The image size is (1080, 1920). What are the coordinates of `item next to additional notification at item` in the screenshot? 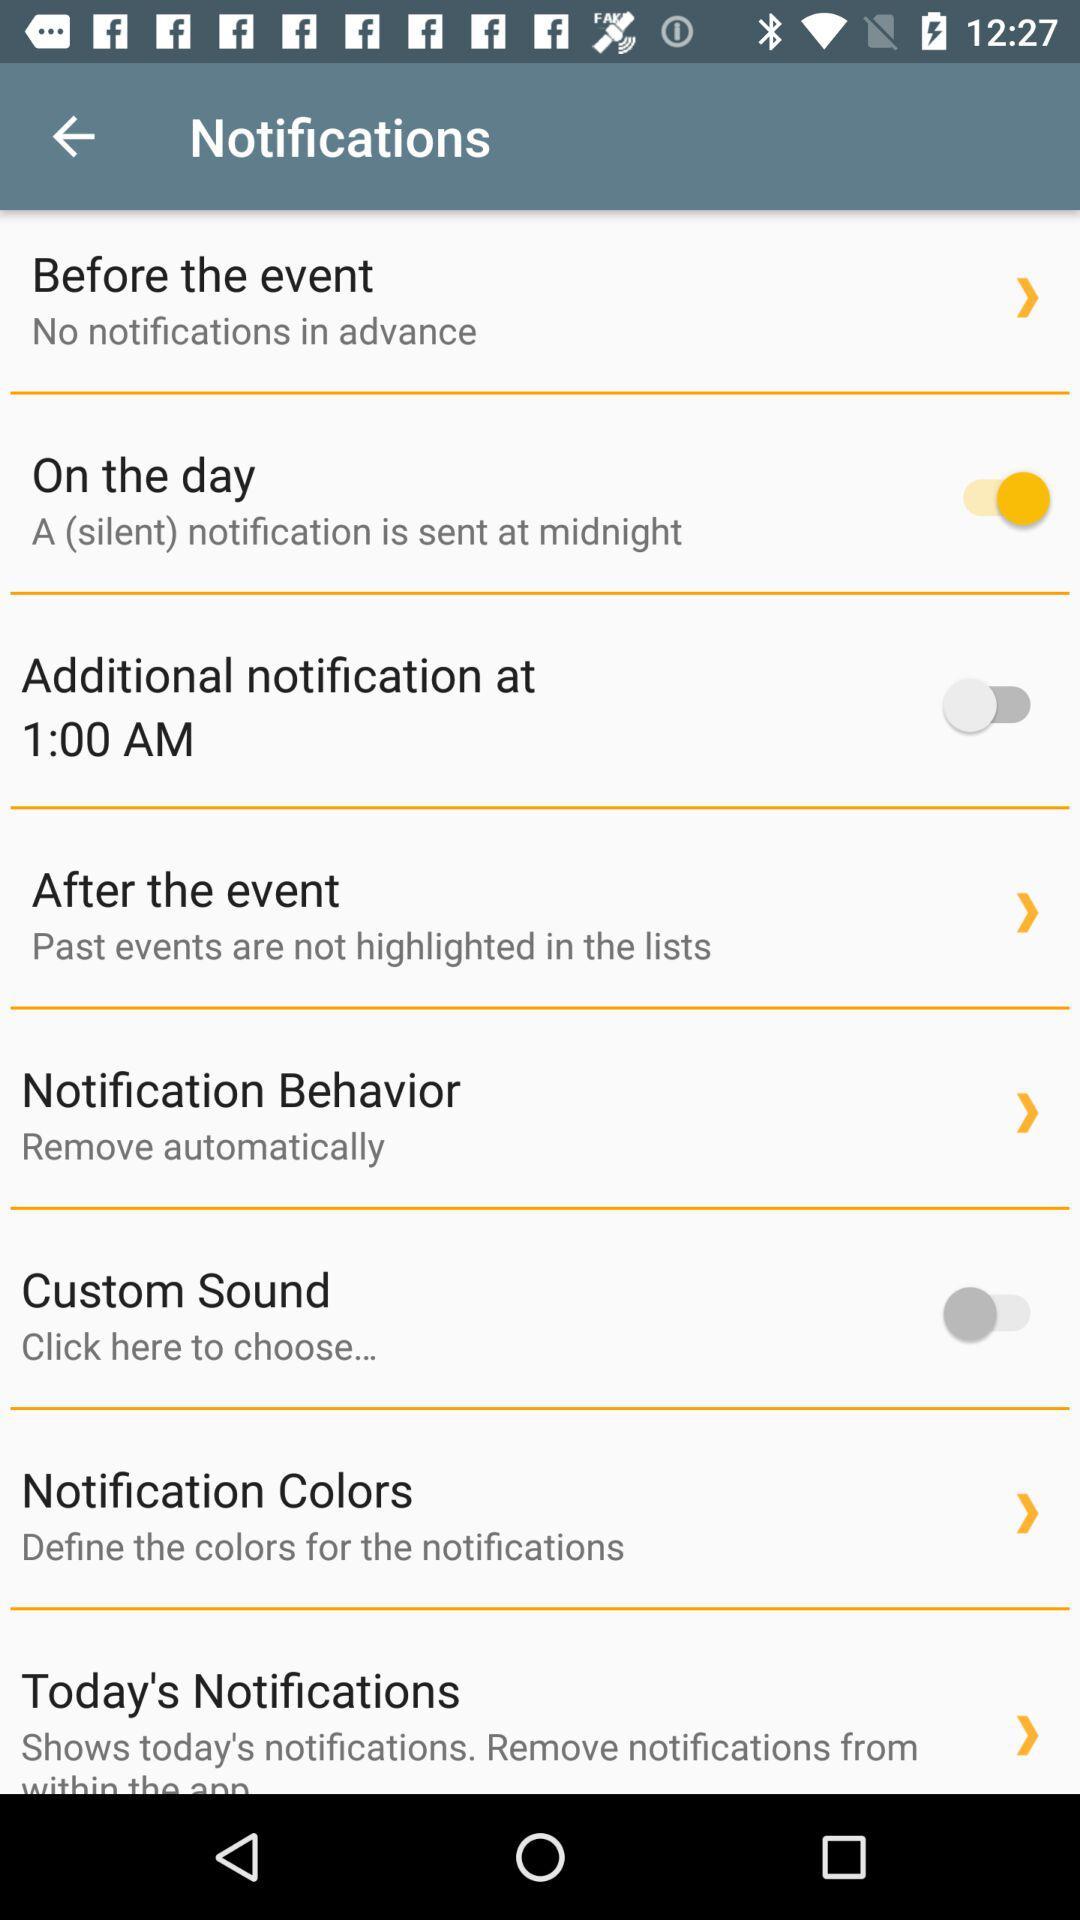 It's located at (996, 705).